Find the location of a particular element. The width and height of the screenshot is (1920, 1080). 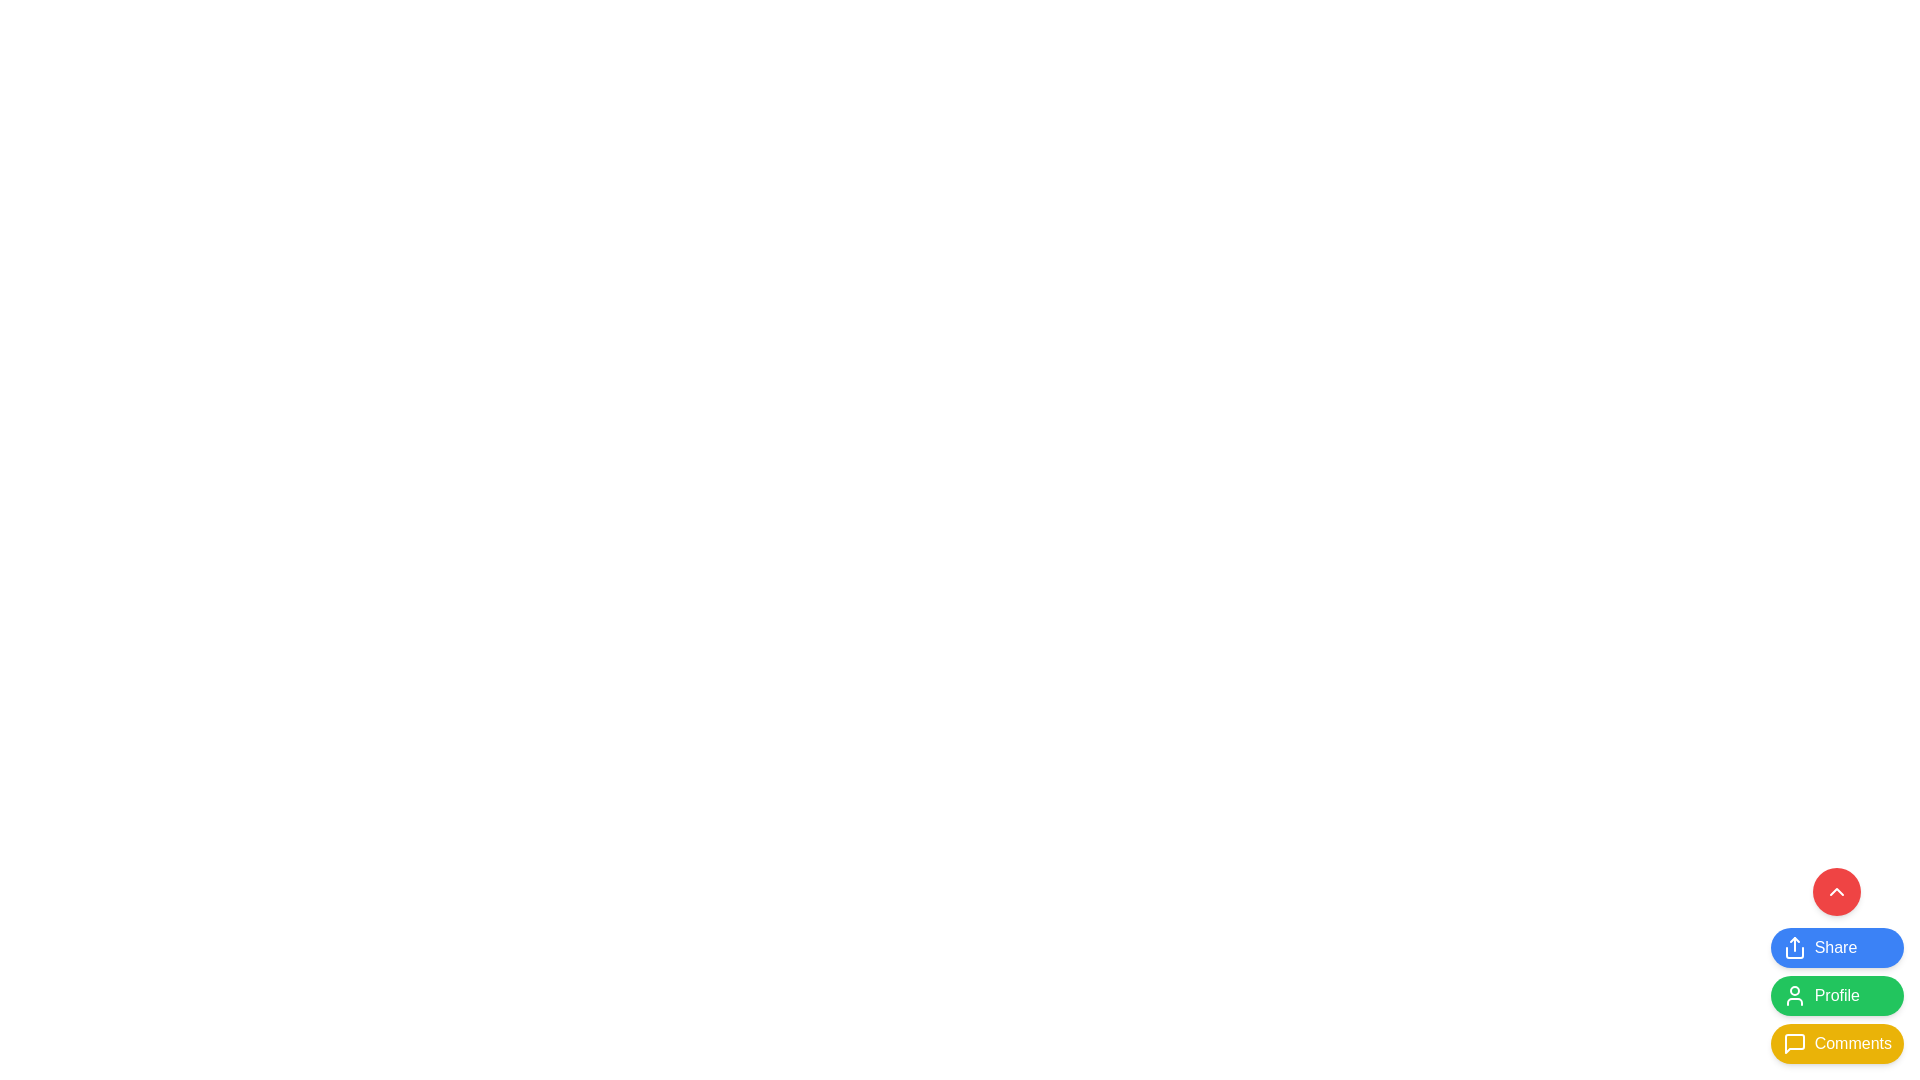

the small yellow square-shaped chat icon located at the bottom-right corner of the interface, which is positioned between the 'Profile' button above and the 'Comments' button below is located at coordinates (1794, 1043).